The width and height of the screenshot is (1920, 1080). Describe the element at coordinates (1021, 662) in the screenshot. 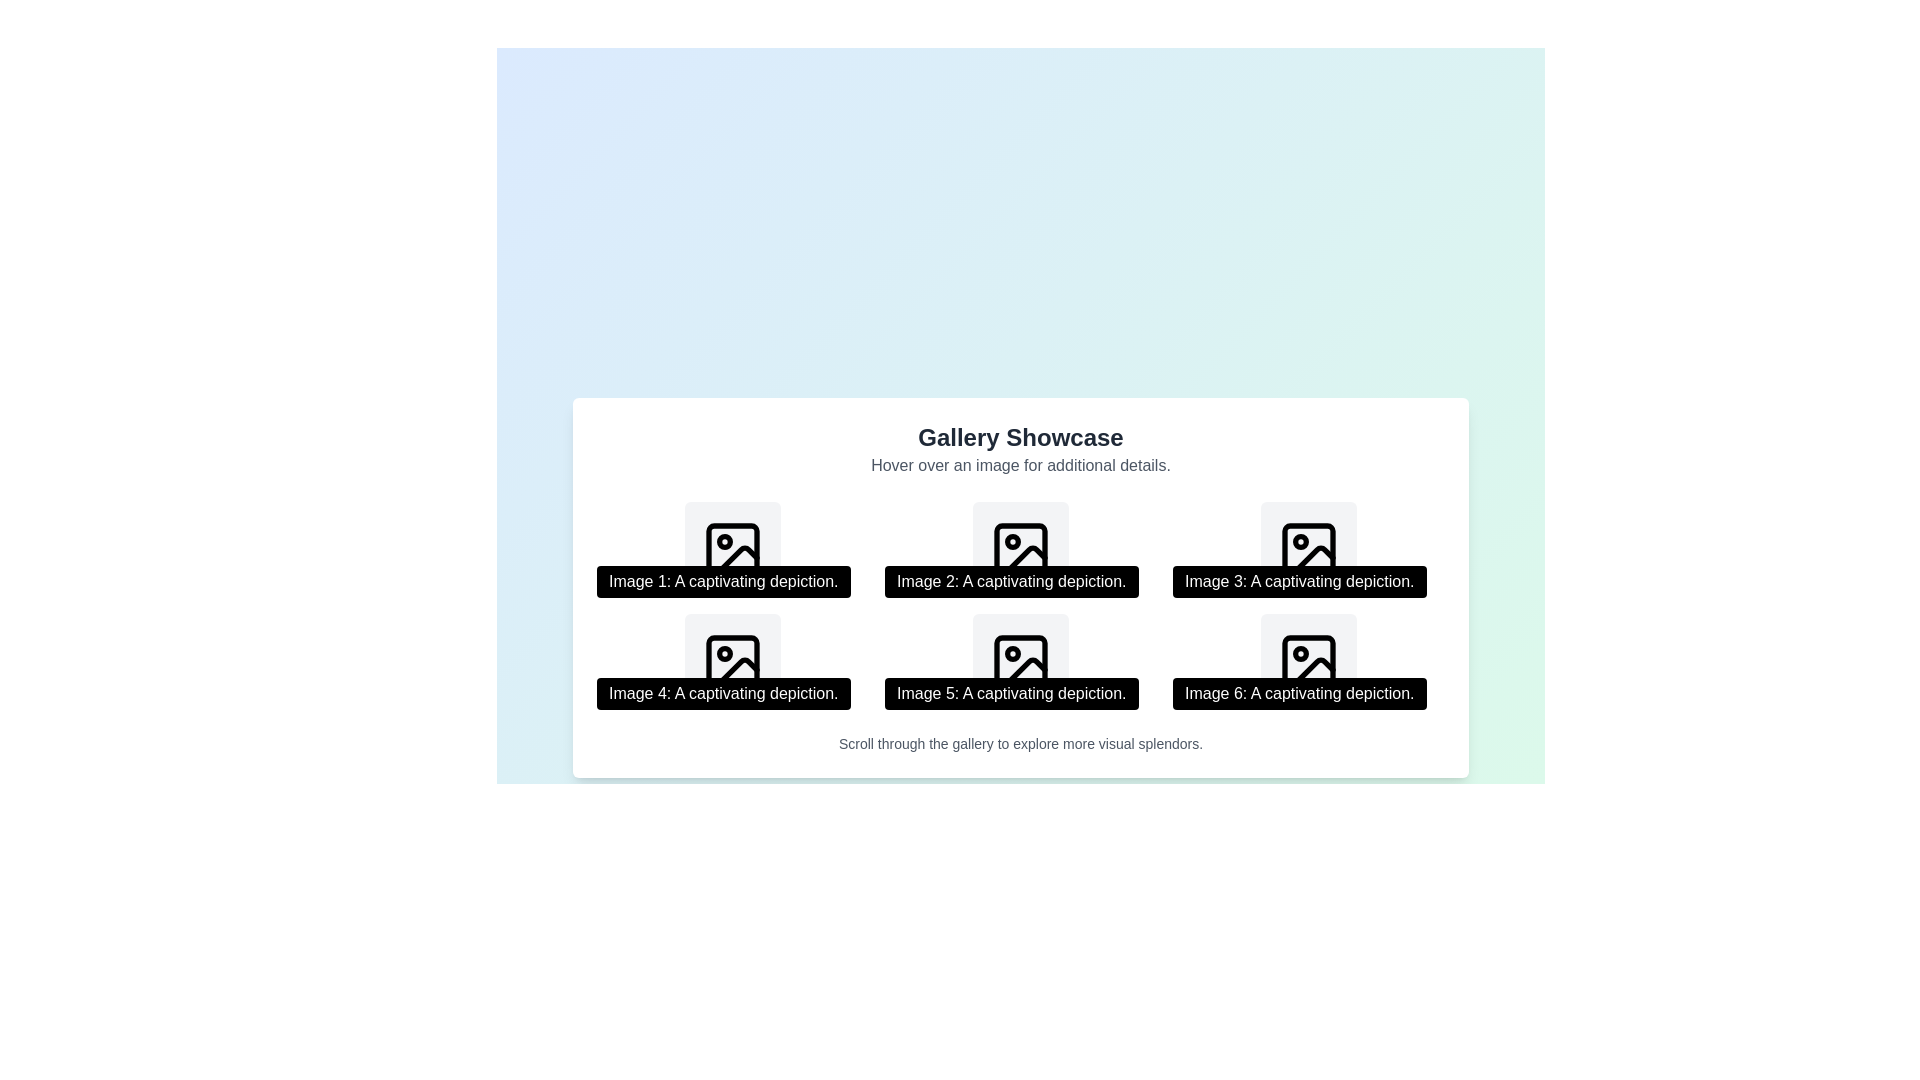

I see `the thumbnail labeled 'Image 5: A captivating depiction'` at that location.